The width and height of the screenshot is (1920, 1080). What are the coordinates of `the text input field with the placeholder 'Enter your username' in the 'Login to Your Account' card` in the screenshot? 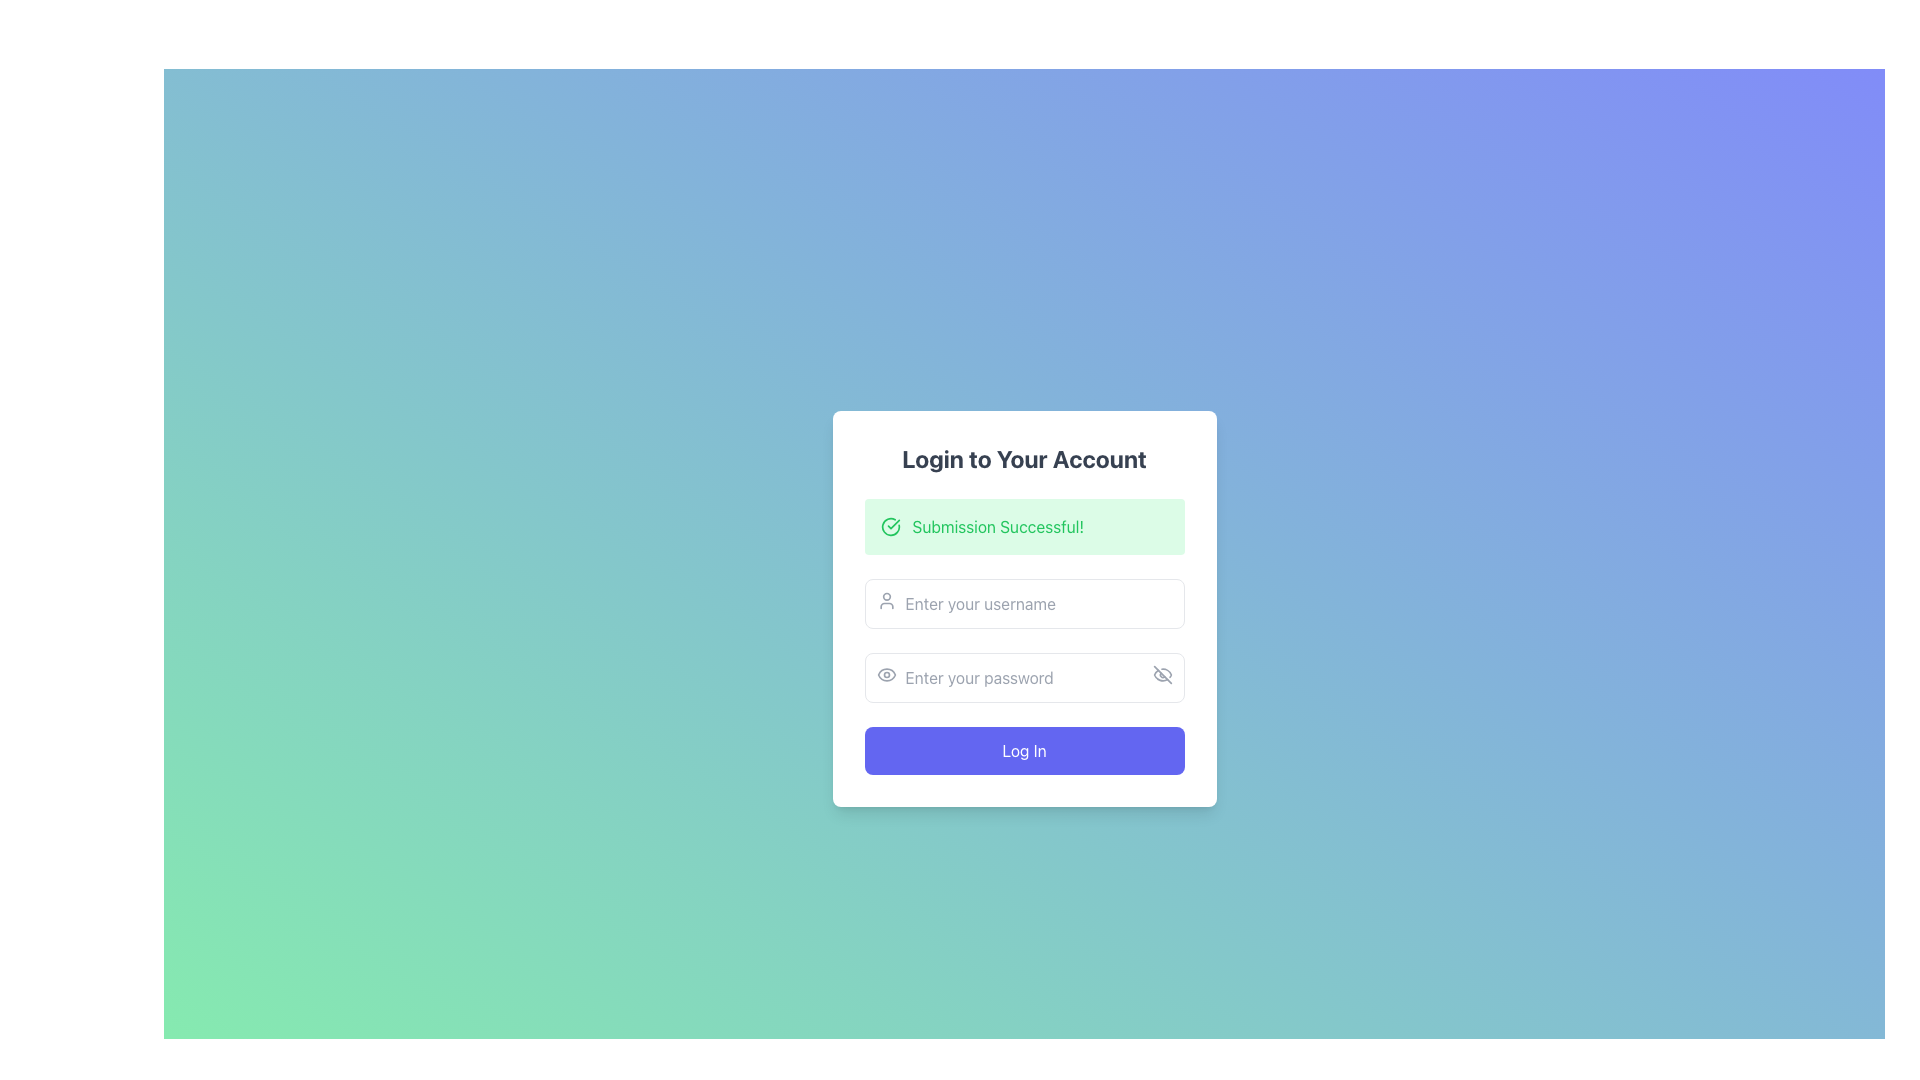 It's located at (1024, 608).